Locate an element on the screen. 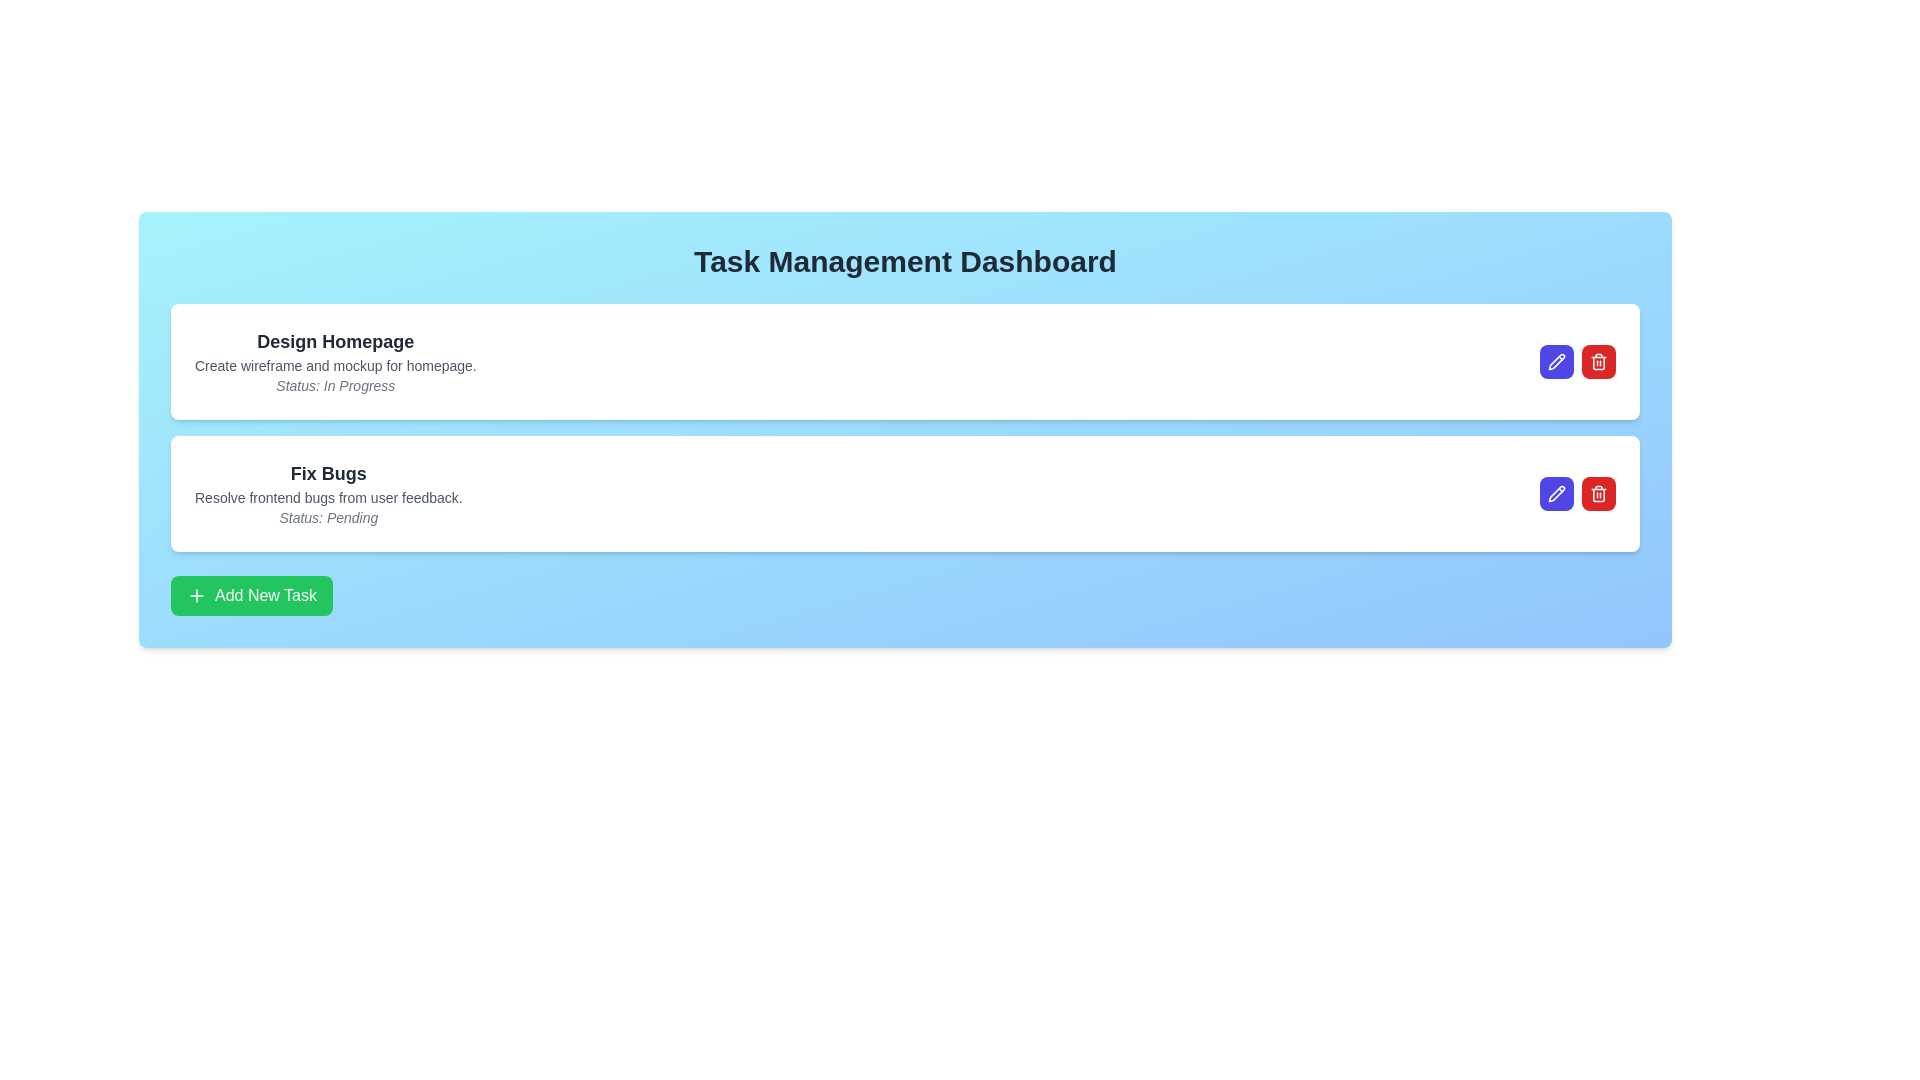 The image size is (1920, 1080). the text label that provides additional details about the task 'Design Homepage', which is positioned below the 'Design Homepage' text and above 'Status: In Progress' in the first task card is located at coordinates (335, 366).